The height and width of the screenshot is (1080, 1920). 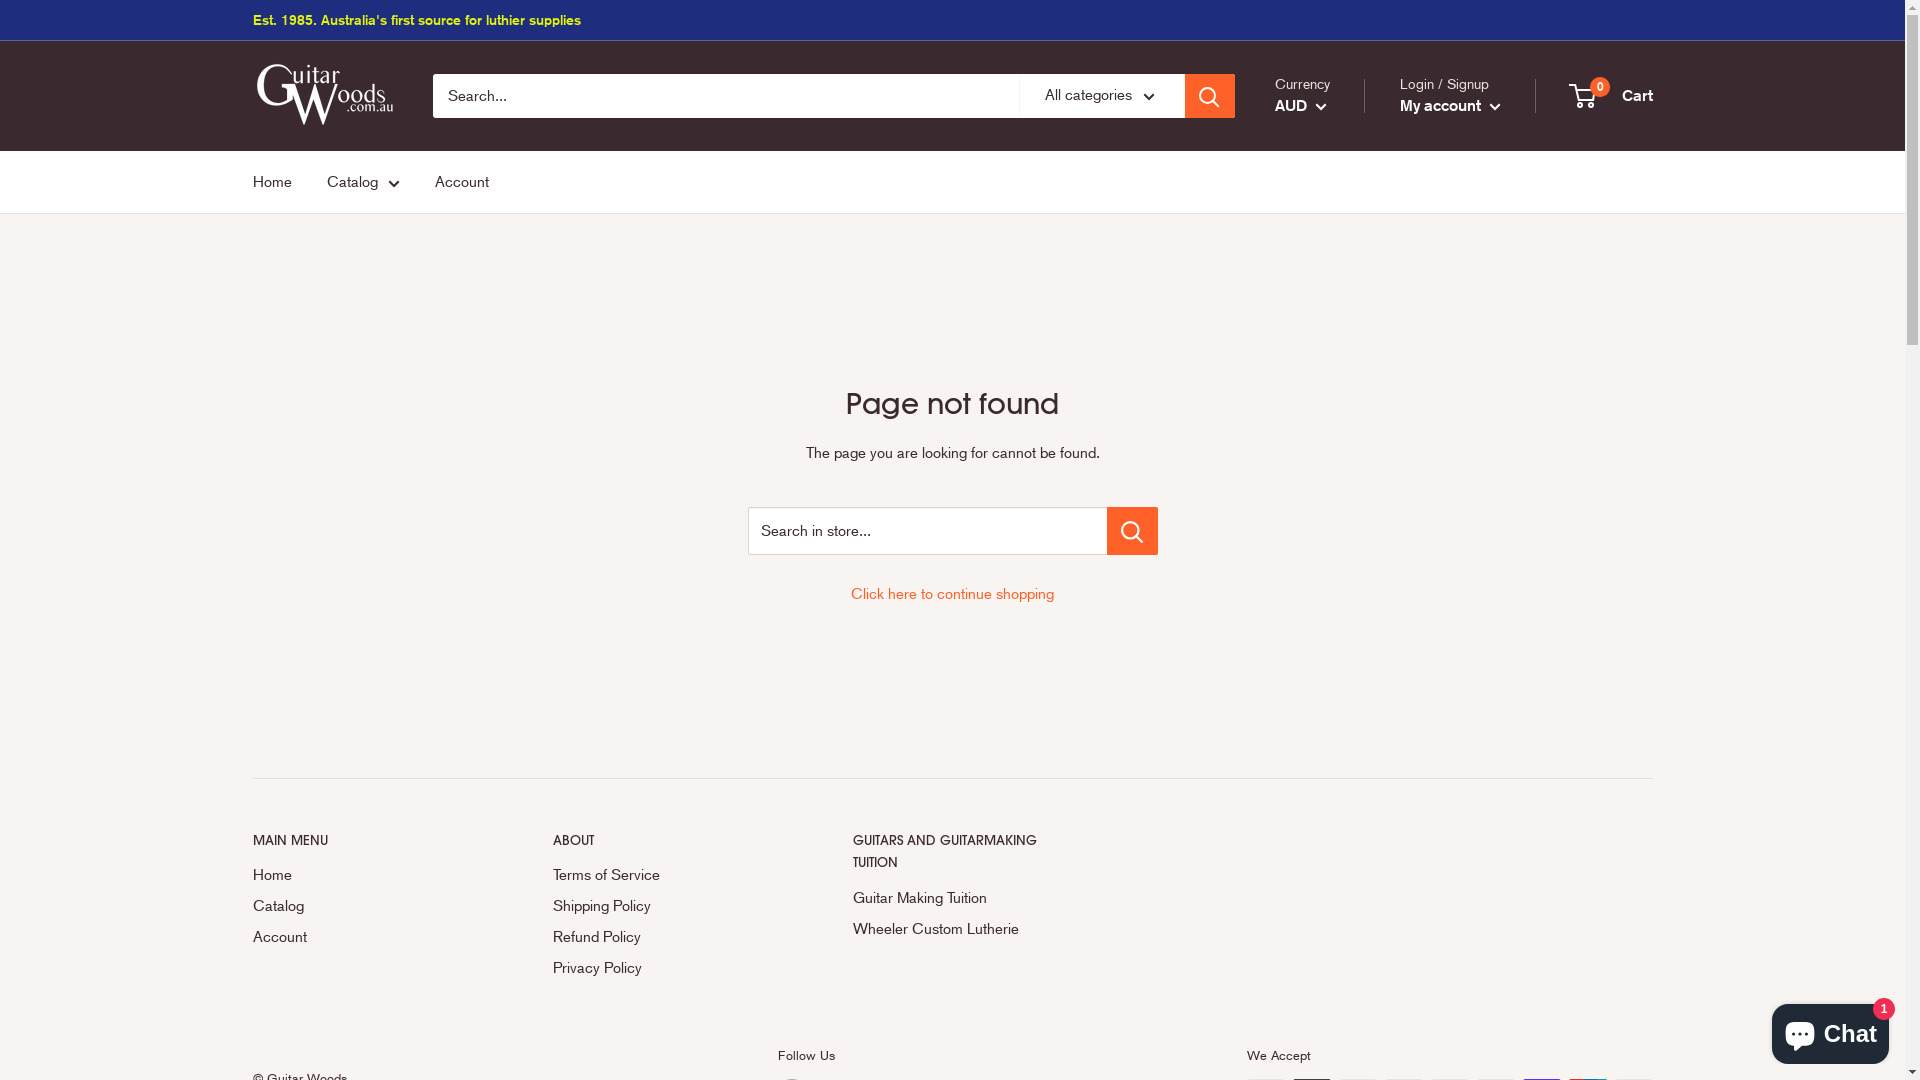 I want to click on '0, so click(x=1611, y=96).